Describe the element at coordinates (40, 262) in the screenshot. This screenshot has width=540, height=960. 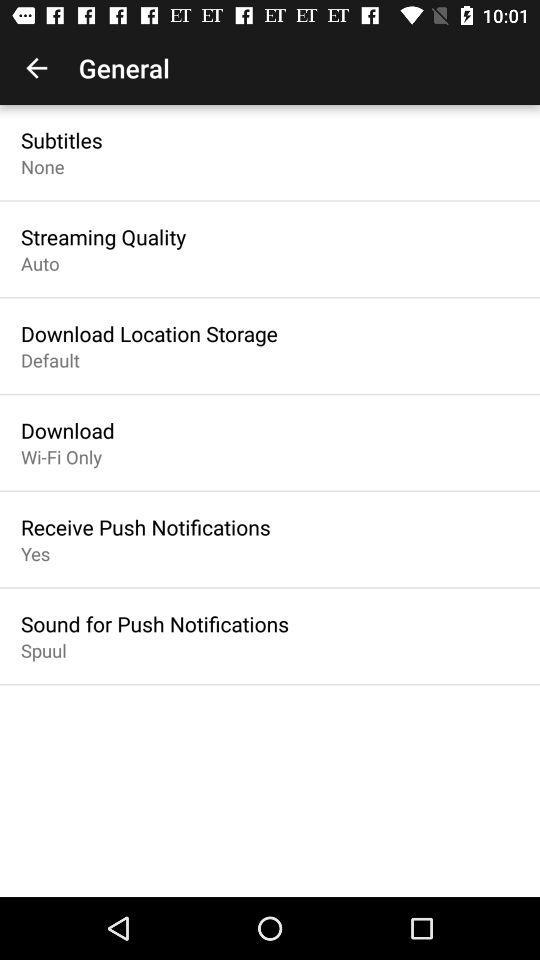
I see `the icon below the streaming quality item` at that location.